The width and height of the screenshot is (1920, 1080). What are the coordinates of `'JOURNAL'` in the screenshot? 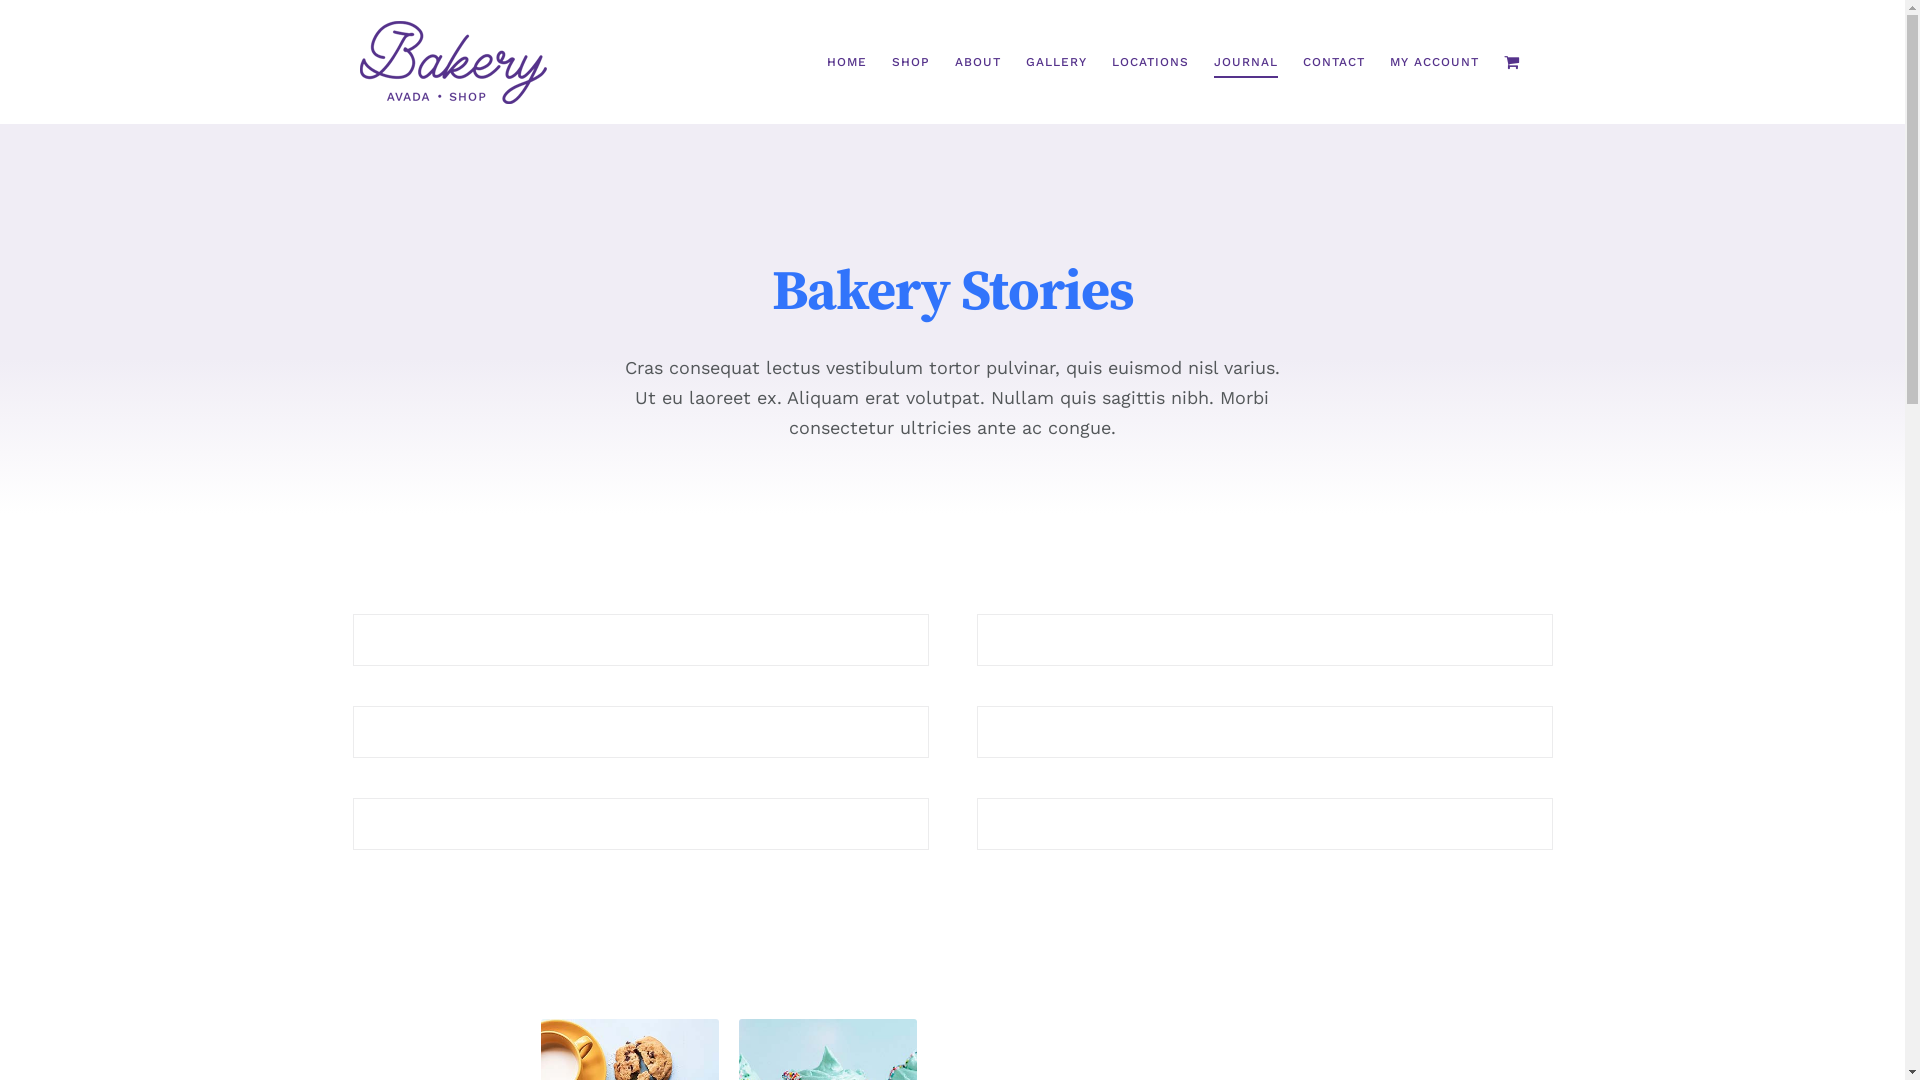 It's located at (1245, 60).